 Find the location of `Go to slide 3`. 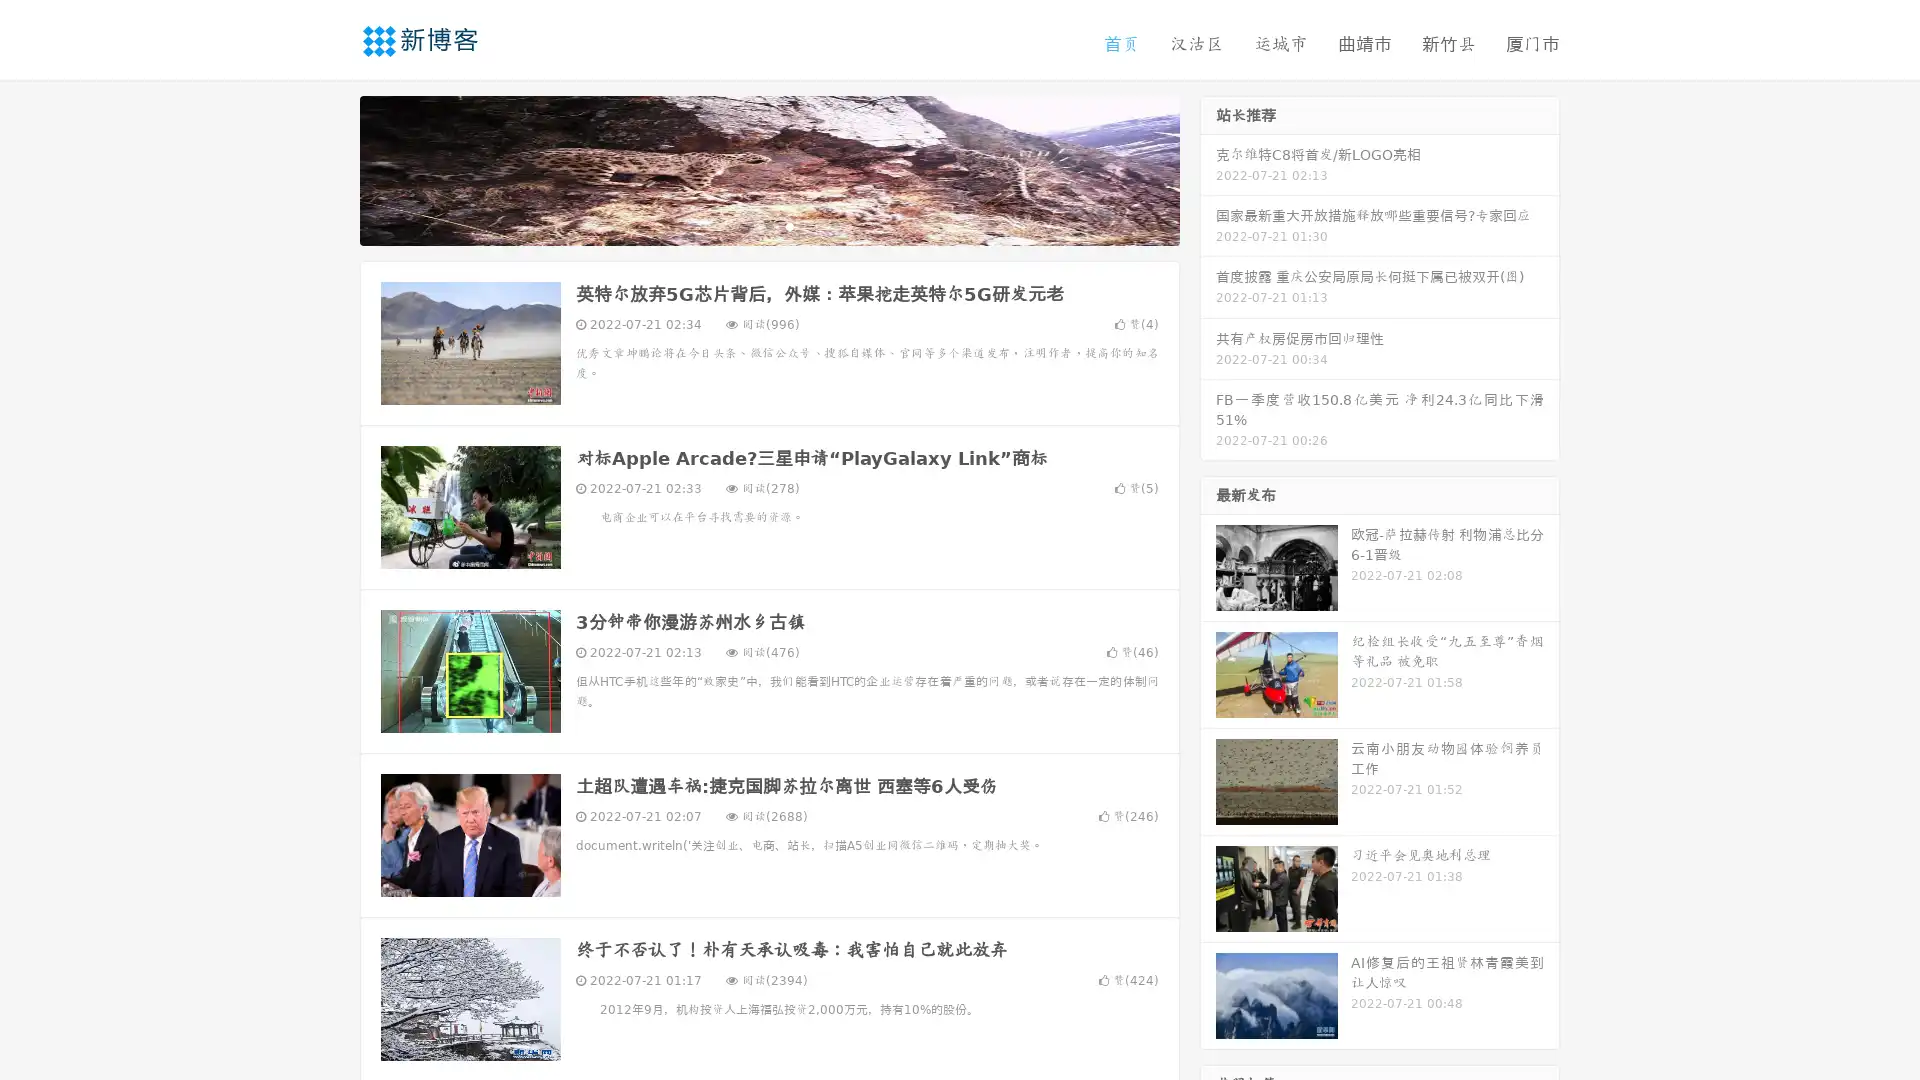

Go to slide 3 is located at coordinates (789, 225).